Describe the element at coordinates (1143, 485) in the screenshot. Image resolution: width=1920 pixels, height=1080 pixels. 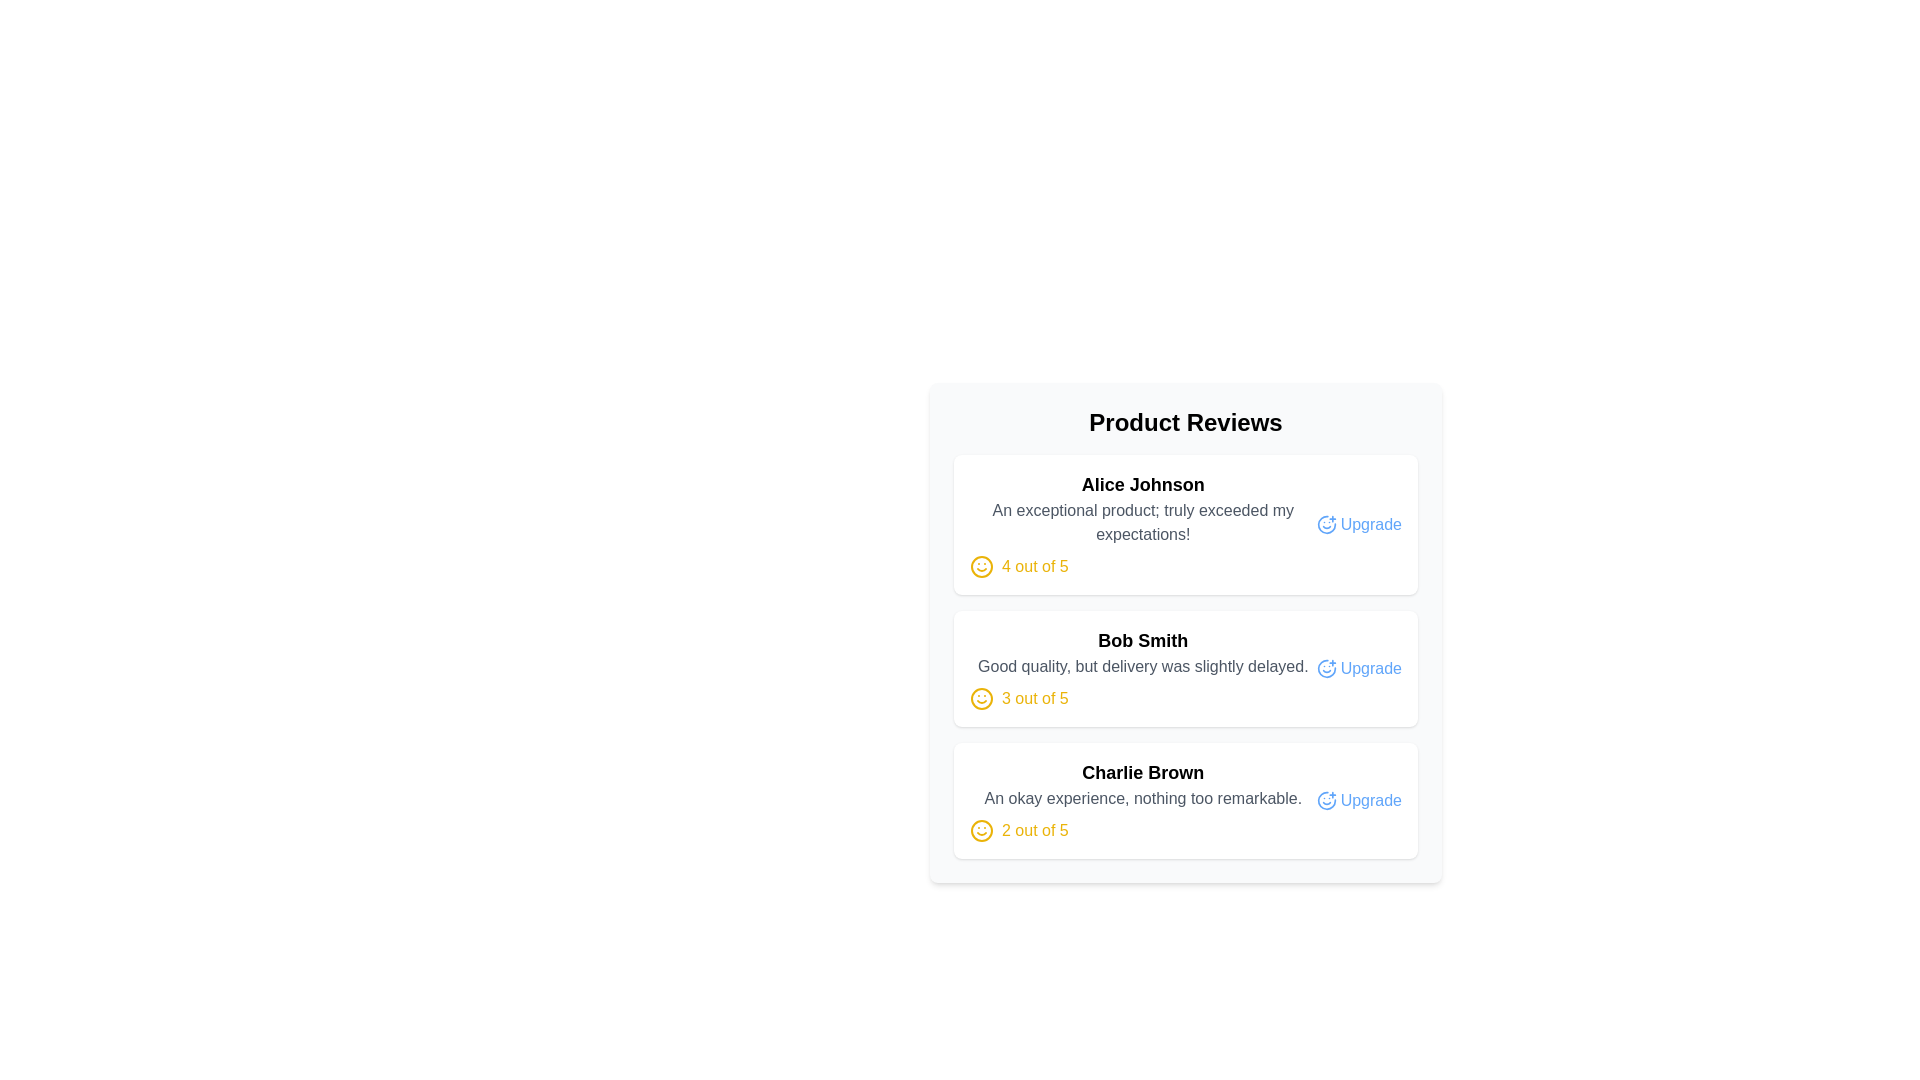
I see `the reviewer name Alice Johnson to observe it` at that location.